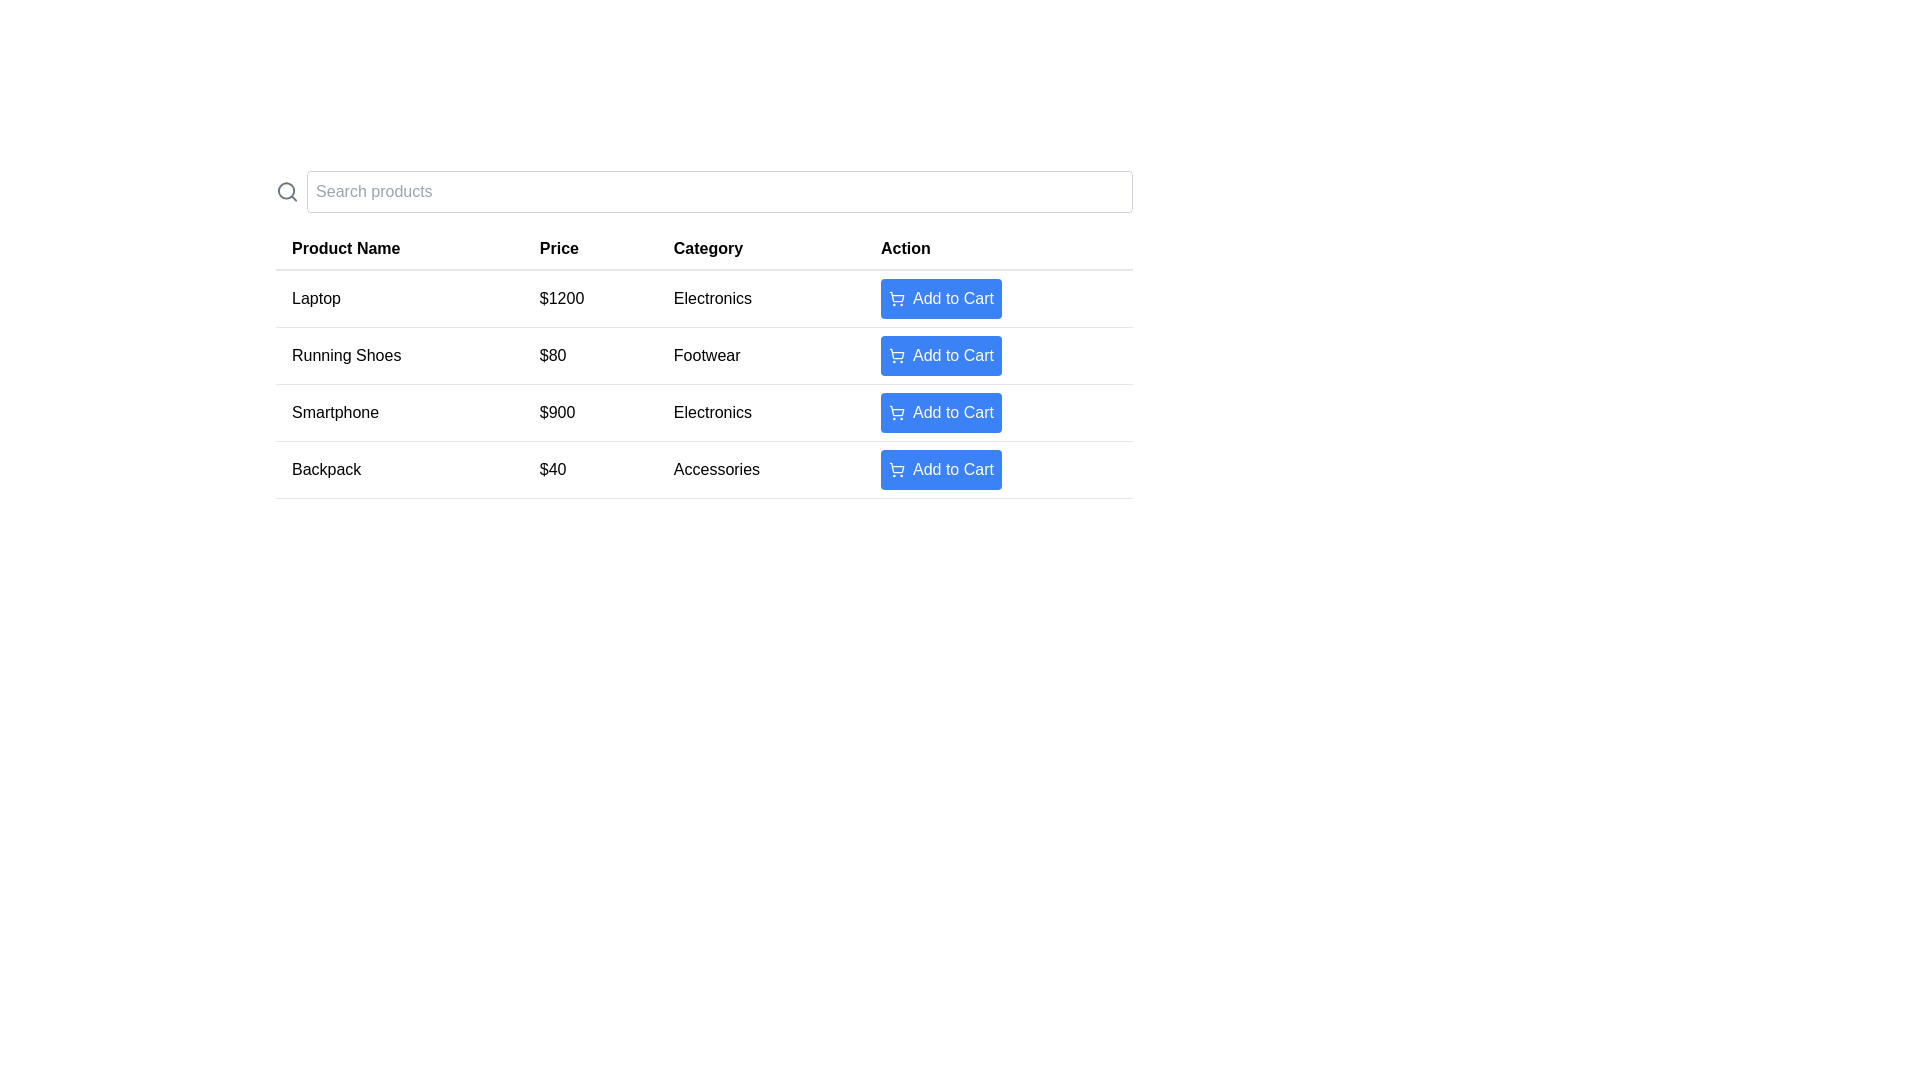 Image resolution: width=1920 pixels, height=1080 pixels. Describe the element at coordinates (998, 411) in the screenshot. I see `the button on the far right column of the tabular layout corresponding to the product 'Smartphone'` at that location.